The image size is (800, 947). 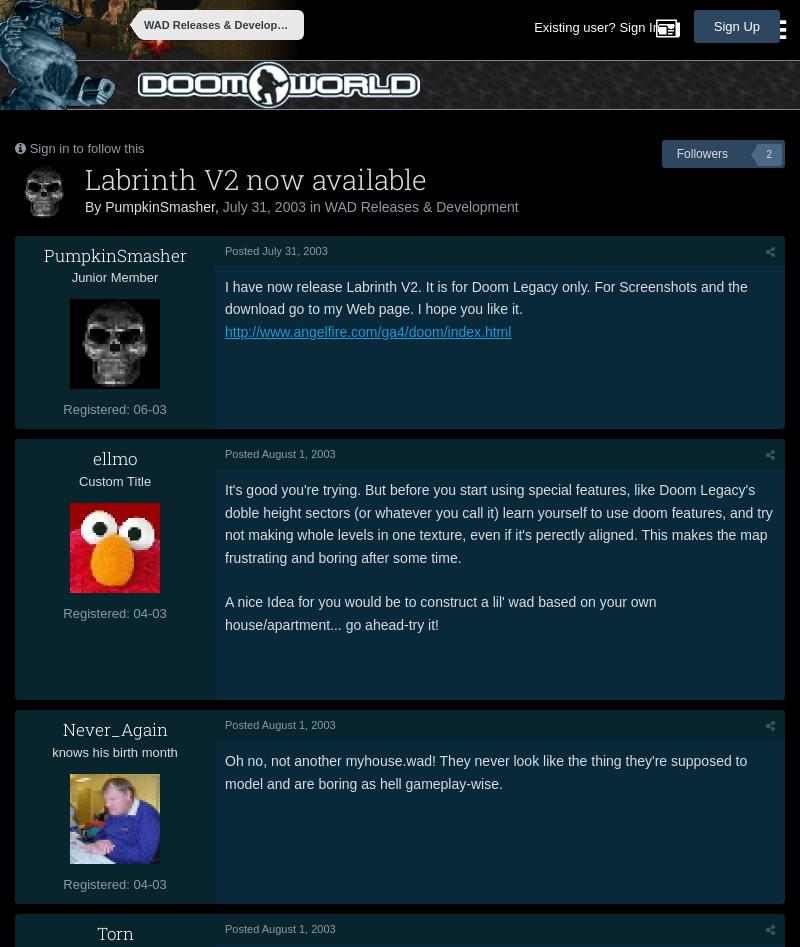 I want to click on 'http://www.angelfire.com/ga4/doom/index.html', so click(x=367, y=329).